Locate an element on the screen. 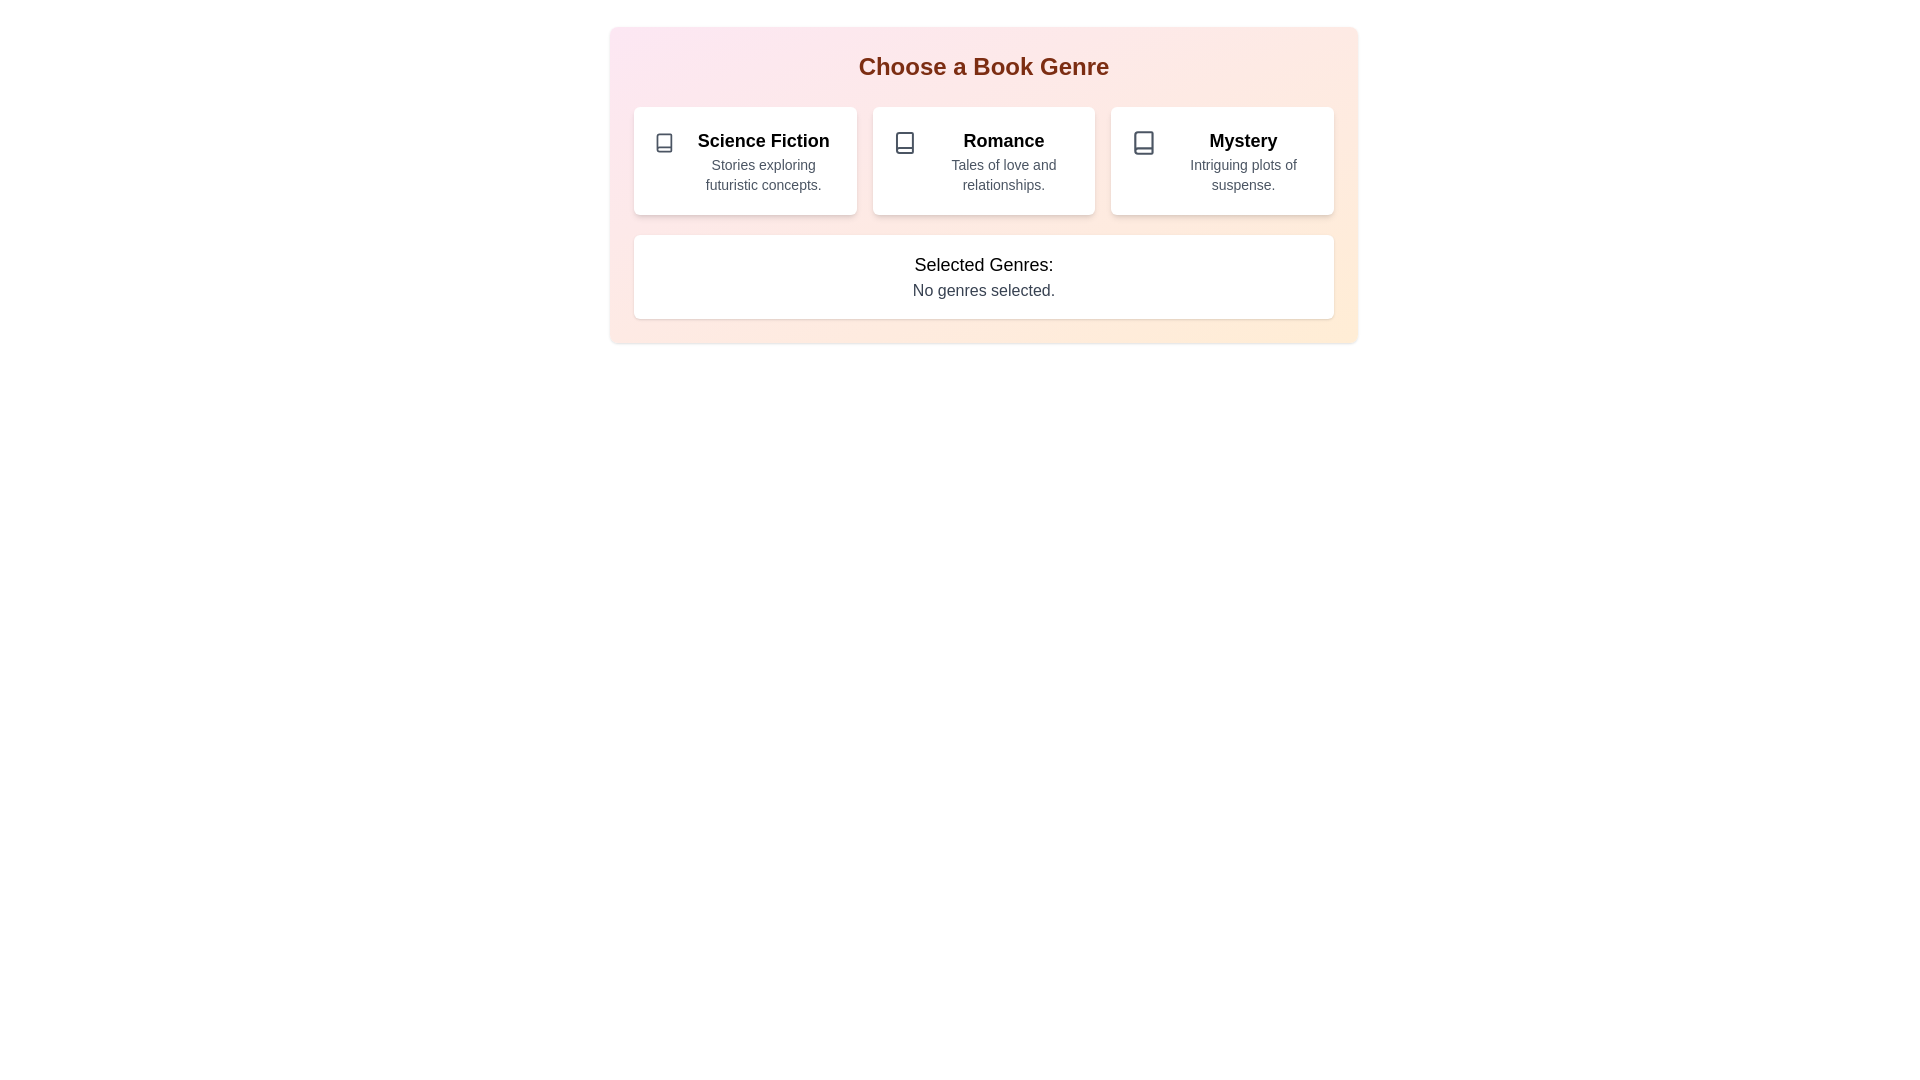  the 'Science Fiction' genre label in the genre selection interface, which is the first item in the row under 'Choose a Book Genre' is located at coordinates (762, 140).